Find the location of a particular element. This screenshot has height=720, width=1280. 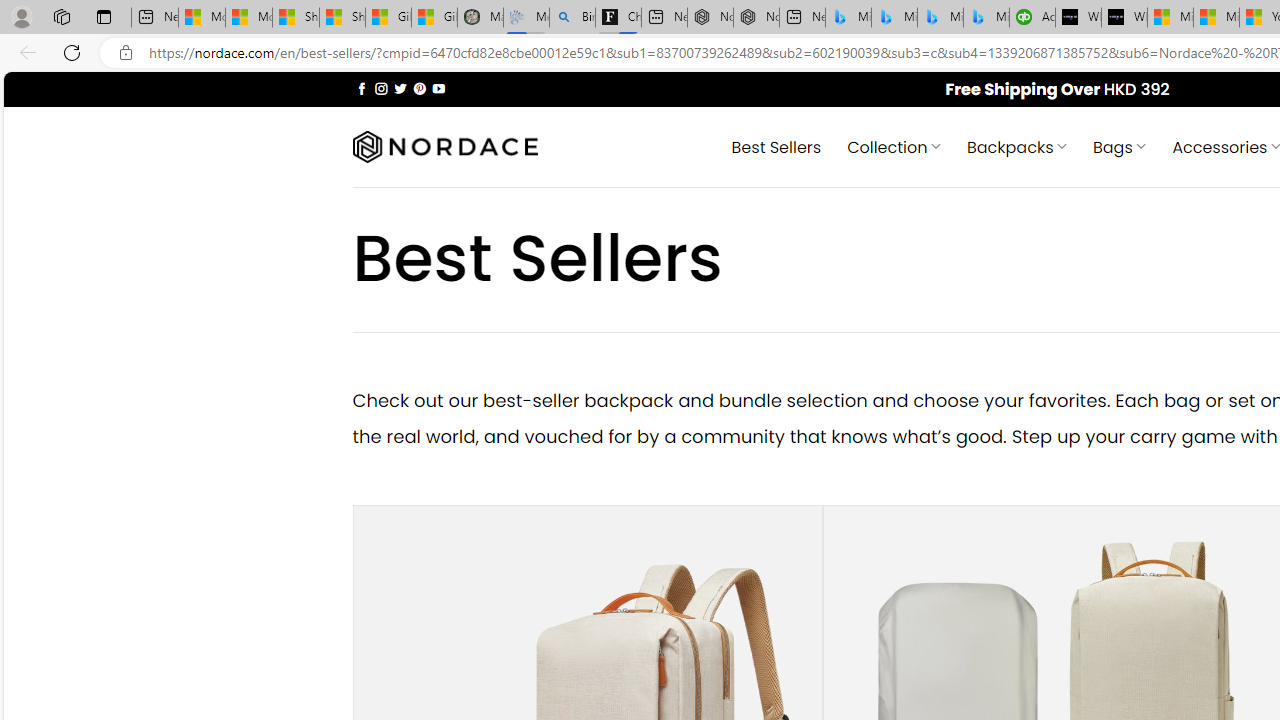

'Follow on Twitter' is located at coordinates (400, 87).